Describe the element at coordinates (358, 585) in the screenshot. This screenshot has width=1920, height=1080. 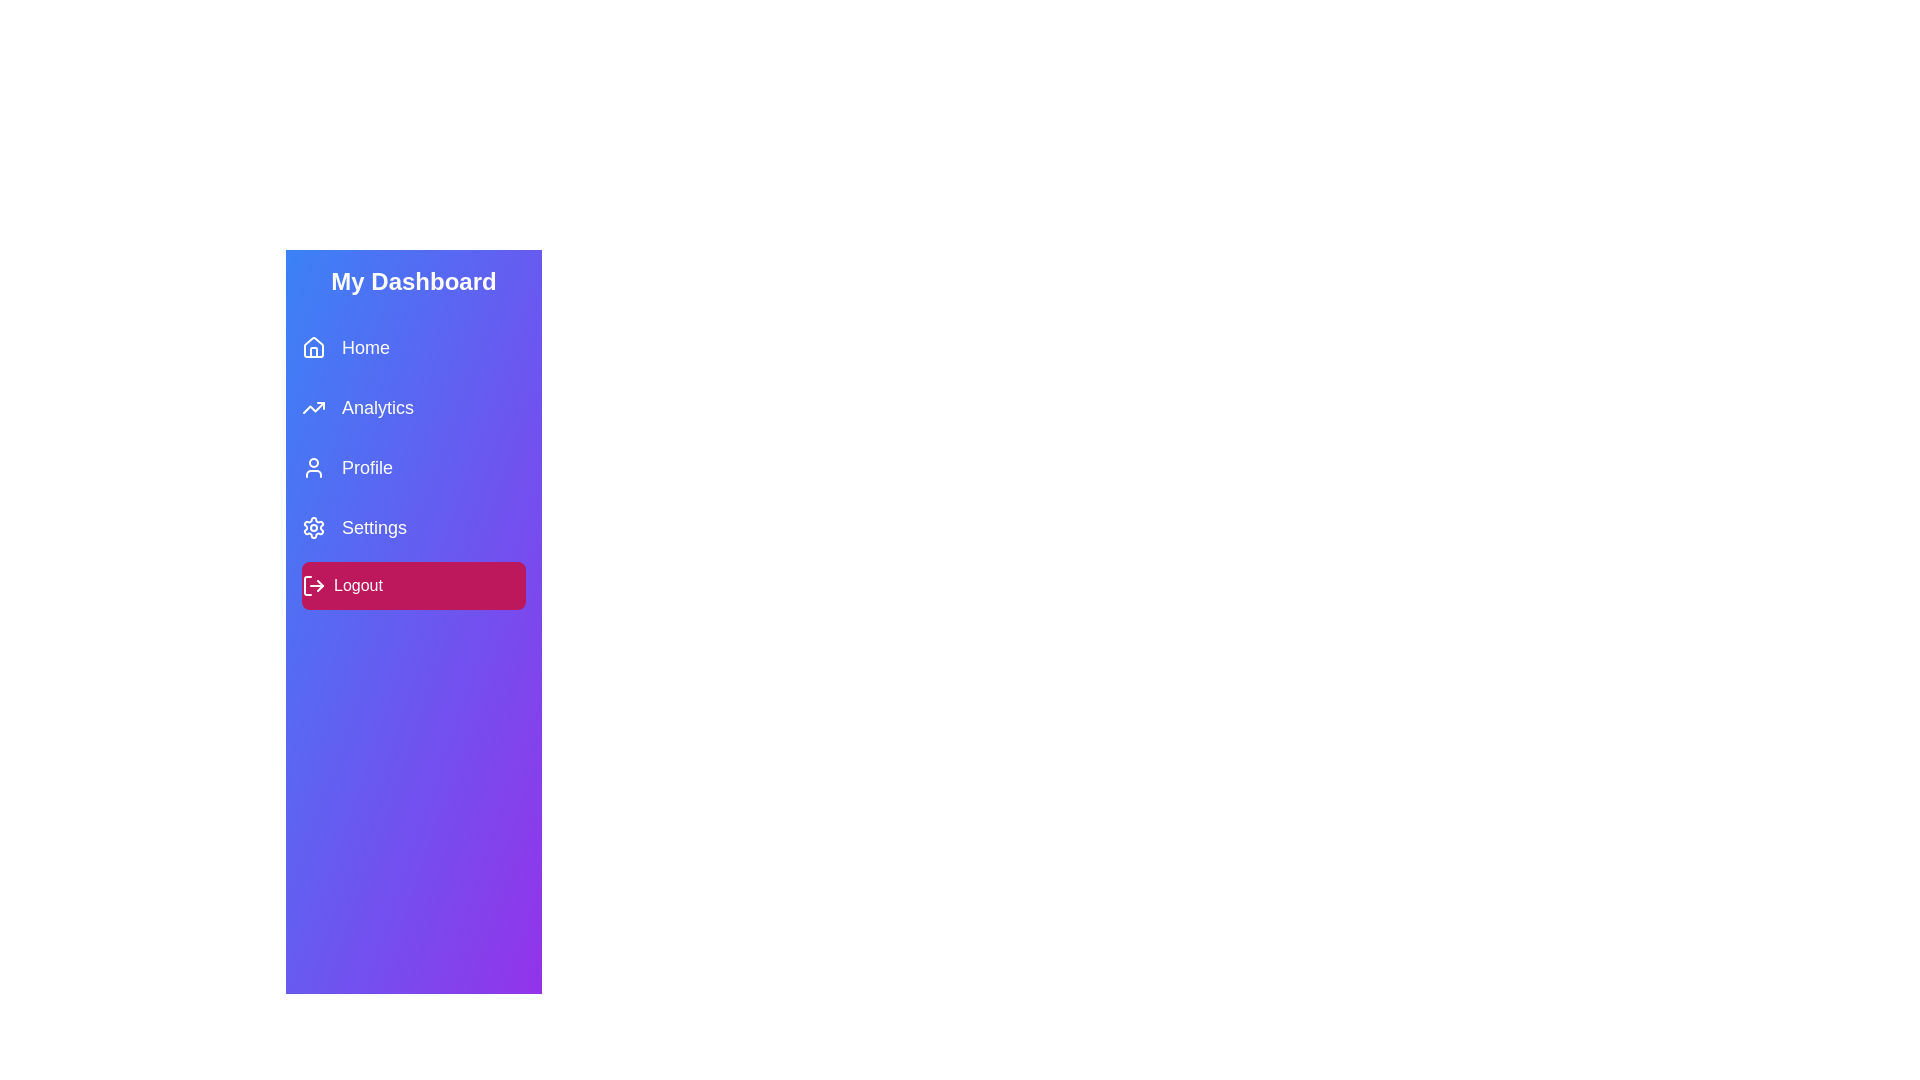
I see `the 'Logout' text label, which is styled in white sans-serif font on a pink rounded rectangular background, located at the bottom of a vertical menu` at that location.